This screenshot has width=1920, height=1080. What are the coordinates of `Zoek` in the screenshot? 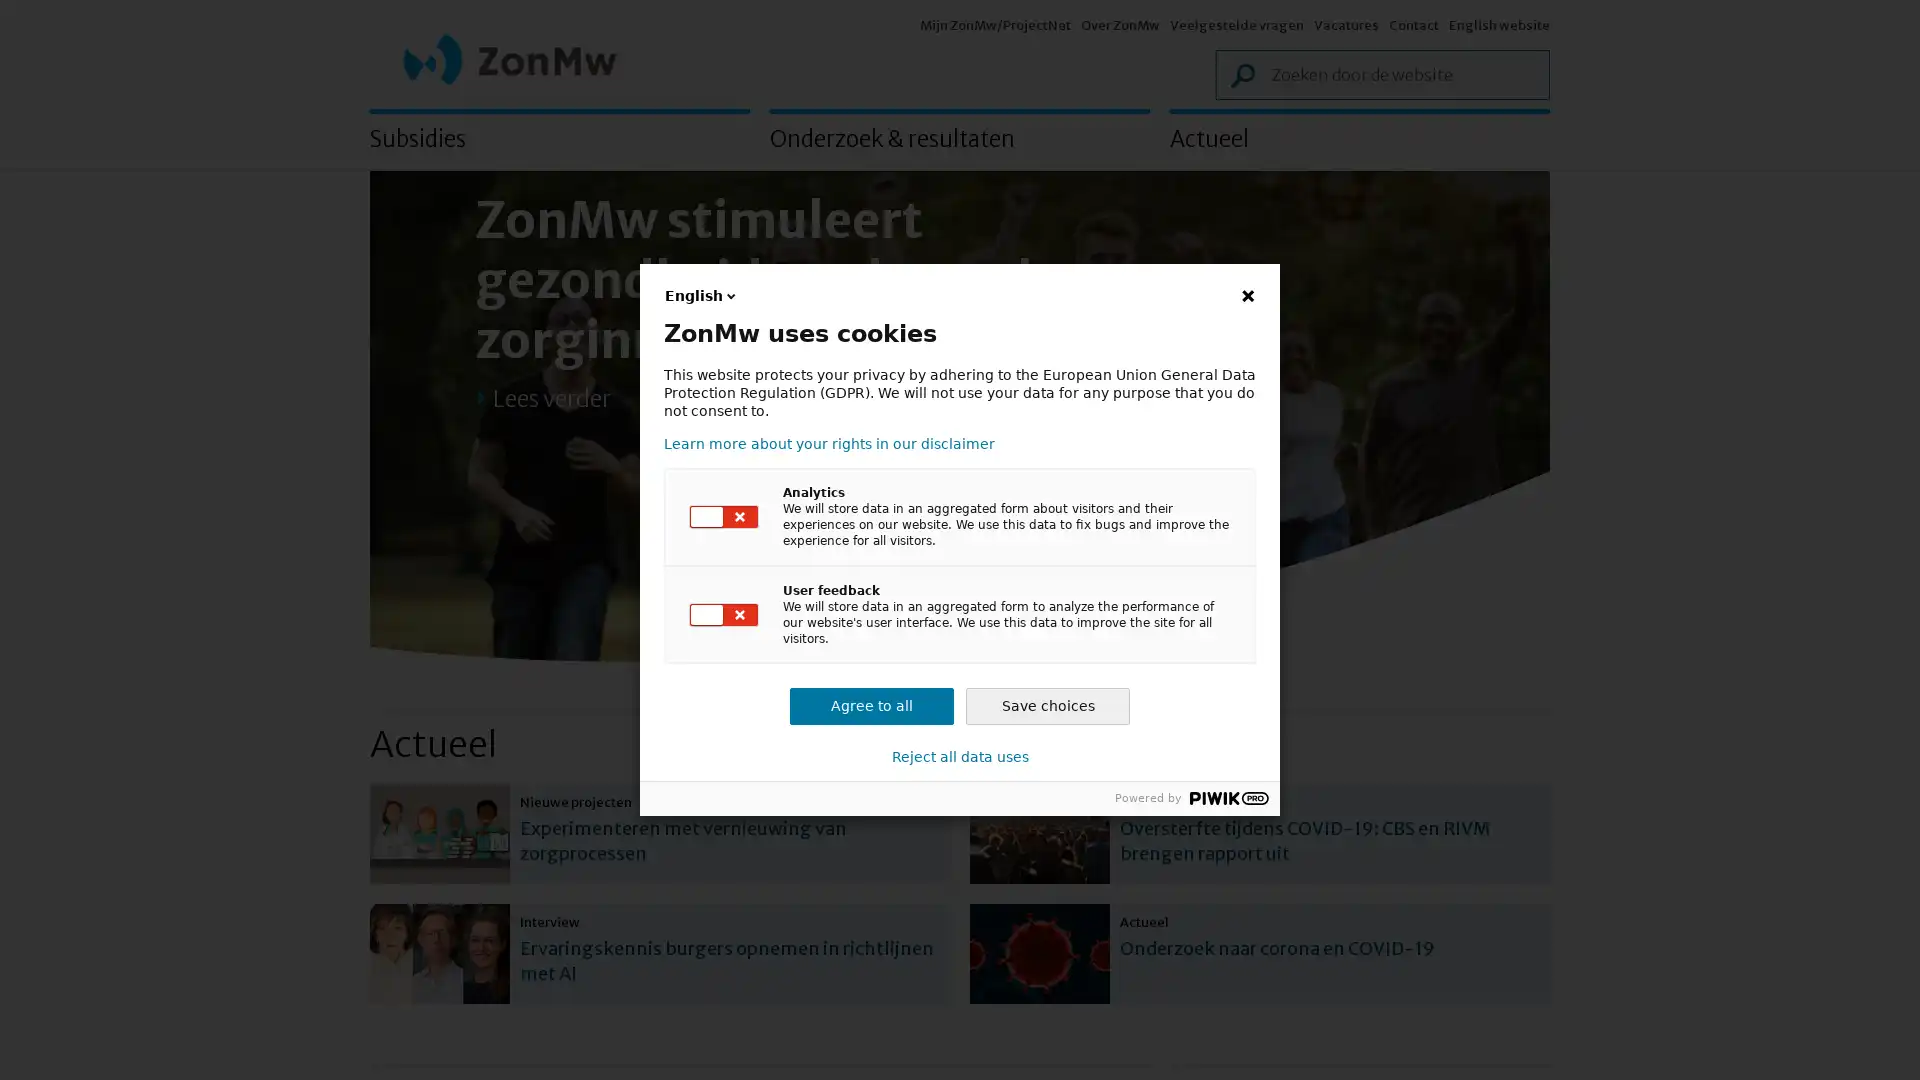 It's located at (1536, 75).